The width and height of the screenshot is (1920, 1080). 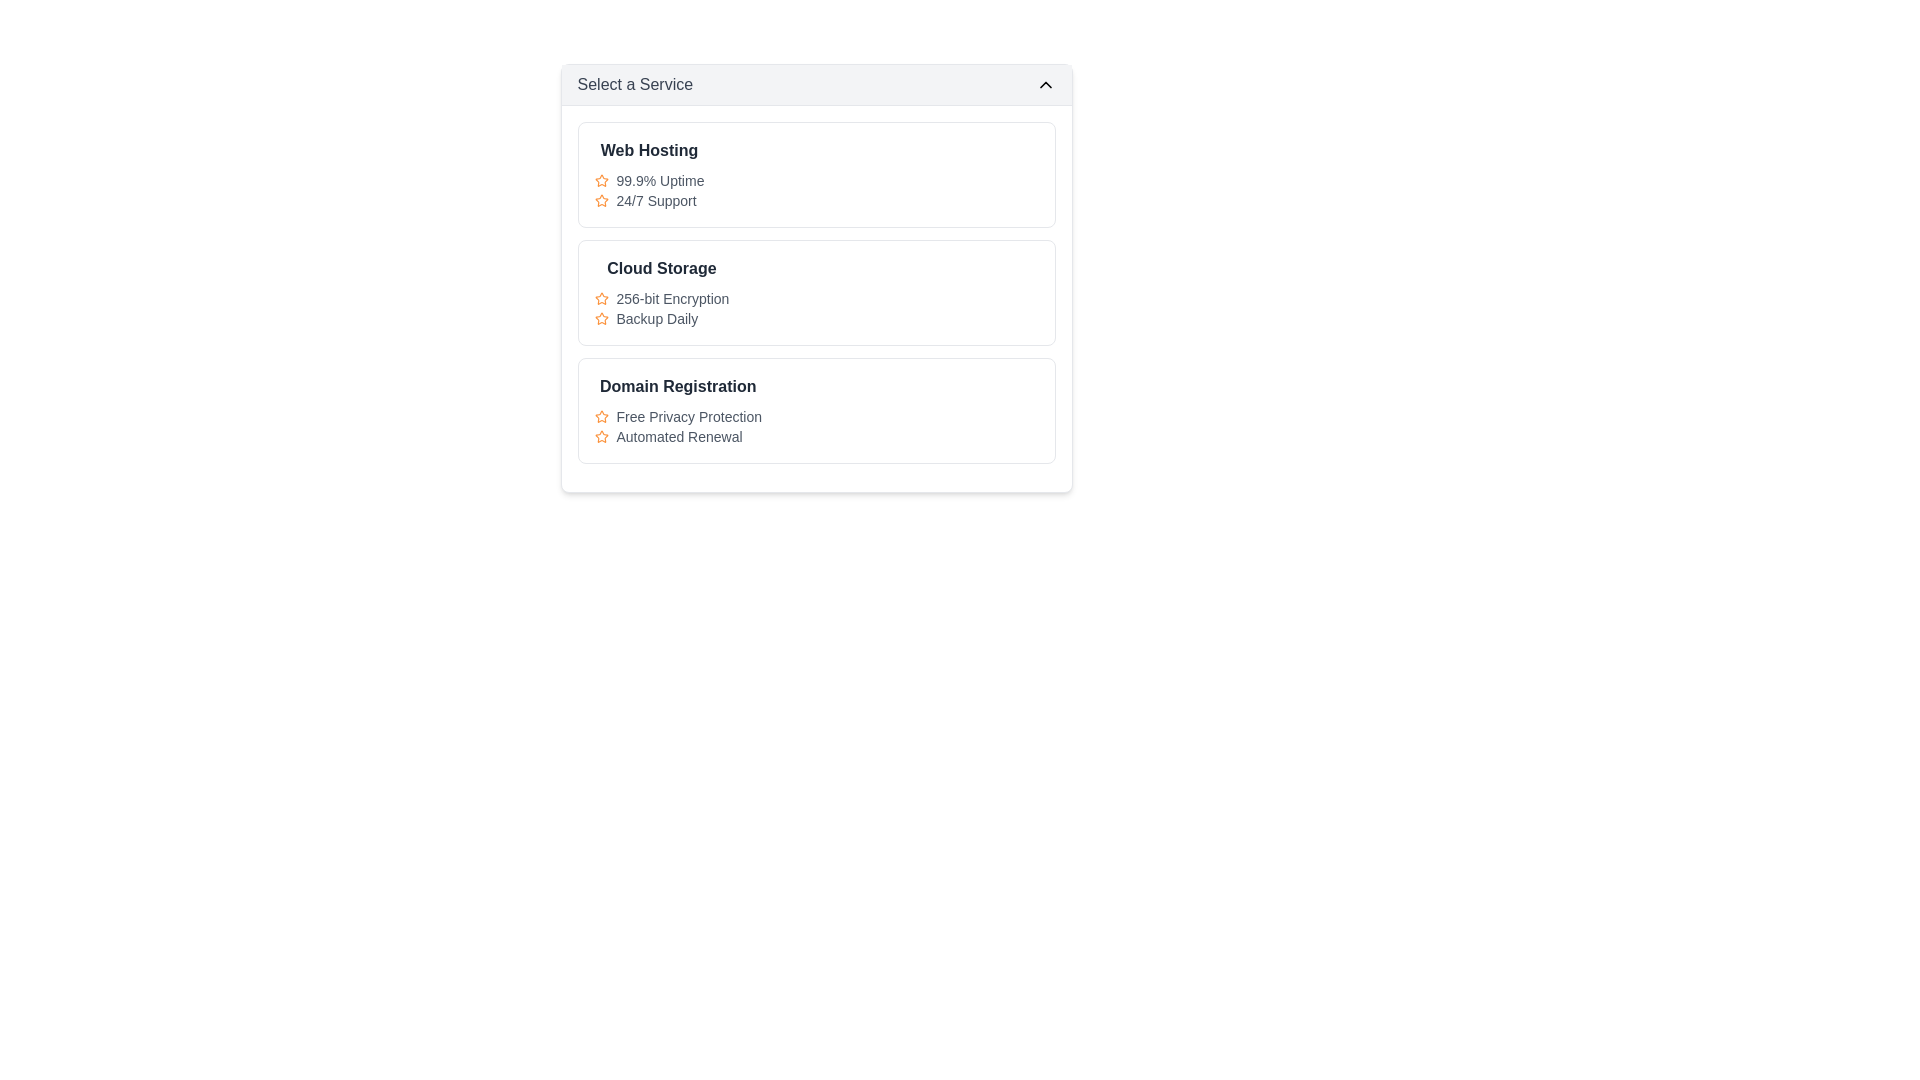 I want to click on the 'Domain Registration' option in the selection menu, so click(x=816, y=410).